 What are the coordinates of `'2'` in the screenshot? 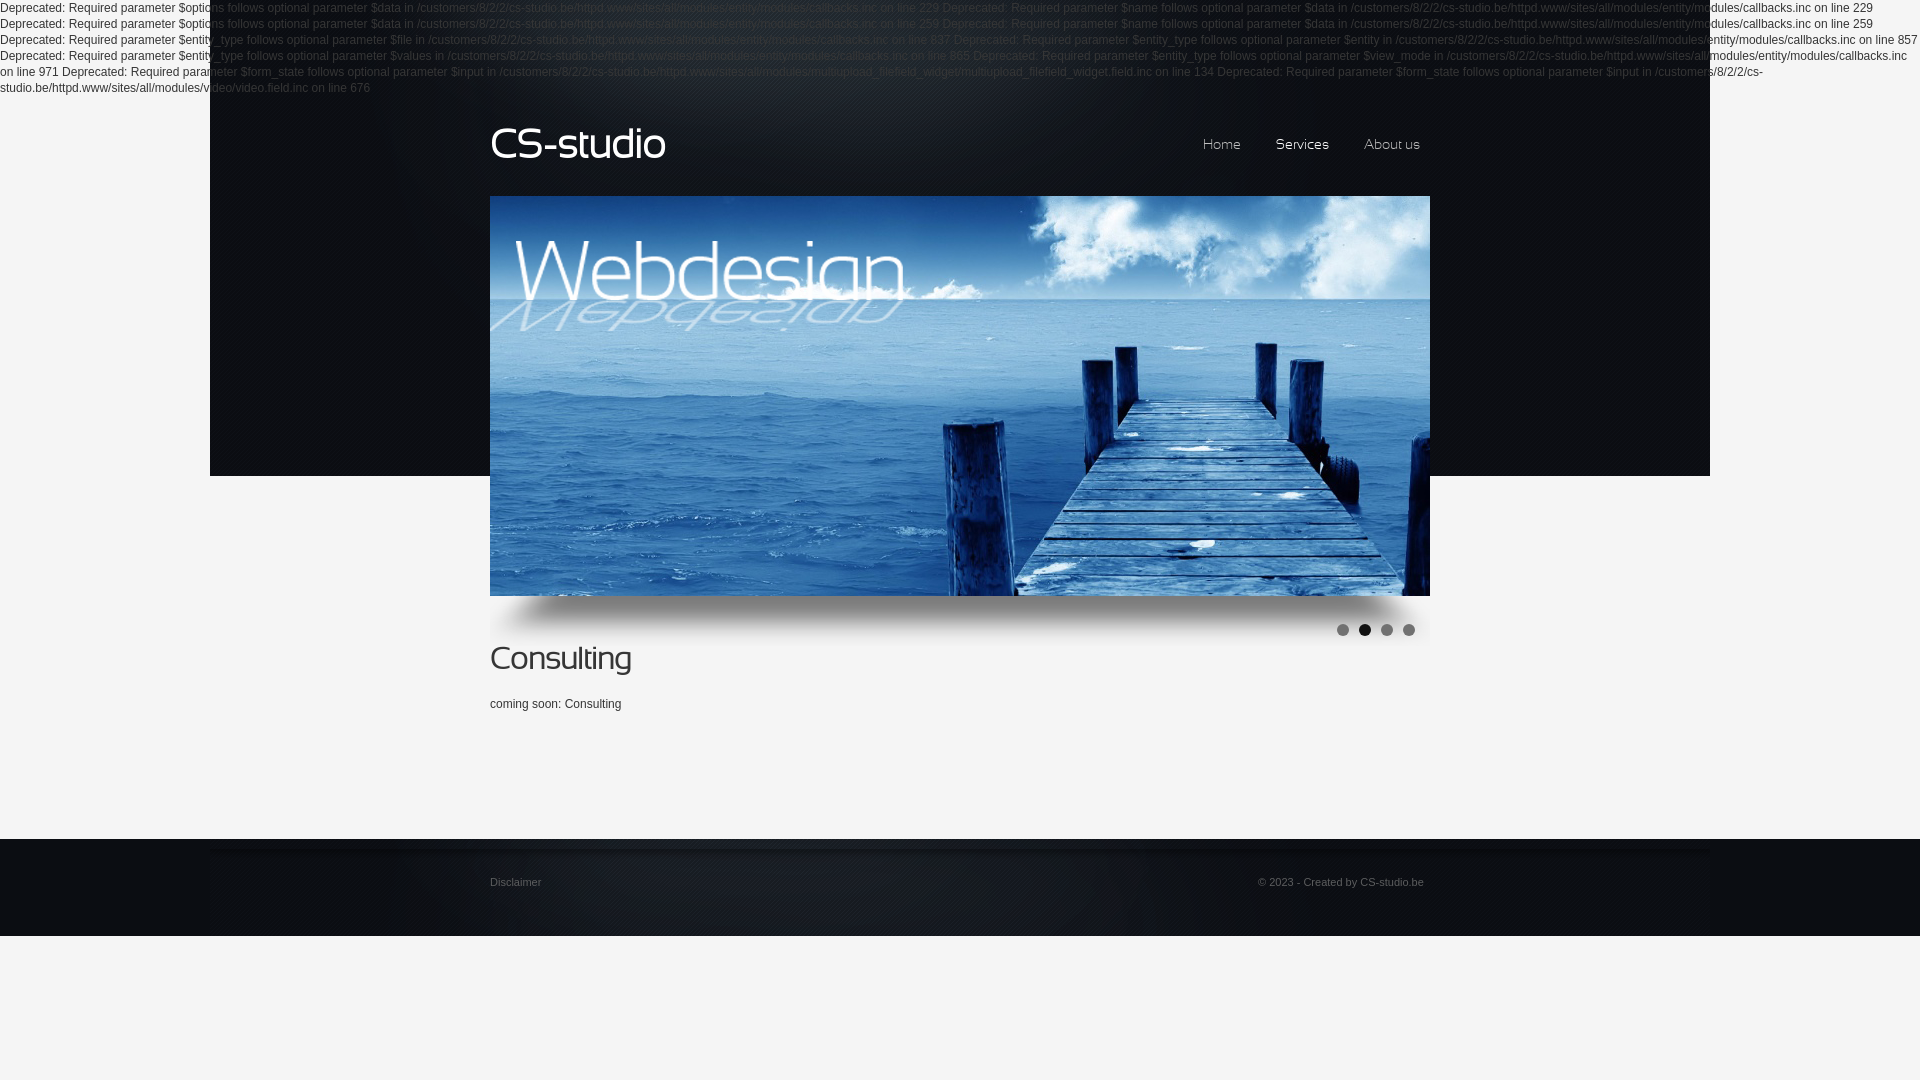 It's located at (1363, 628).